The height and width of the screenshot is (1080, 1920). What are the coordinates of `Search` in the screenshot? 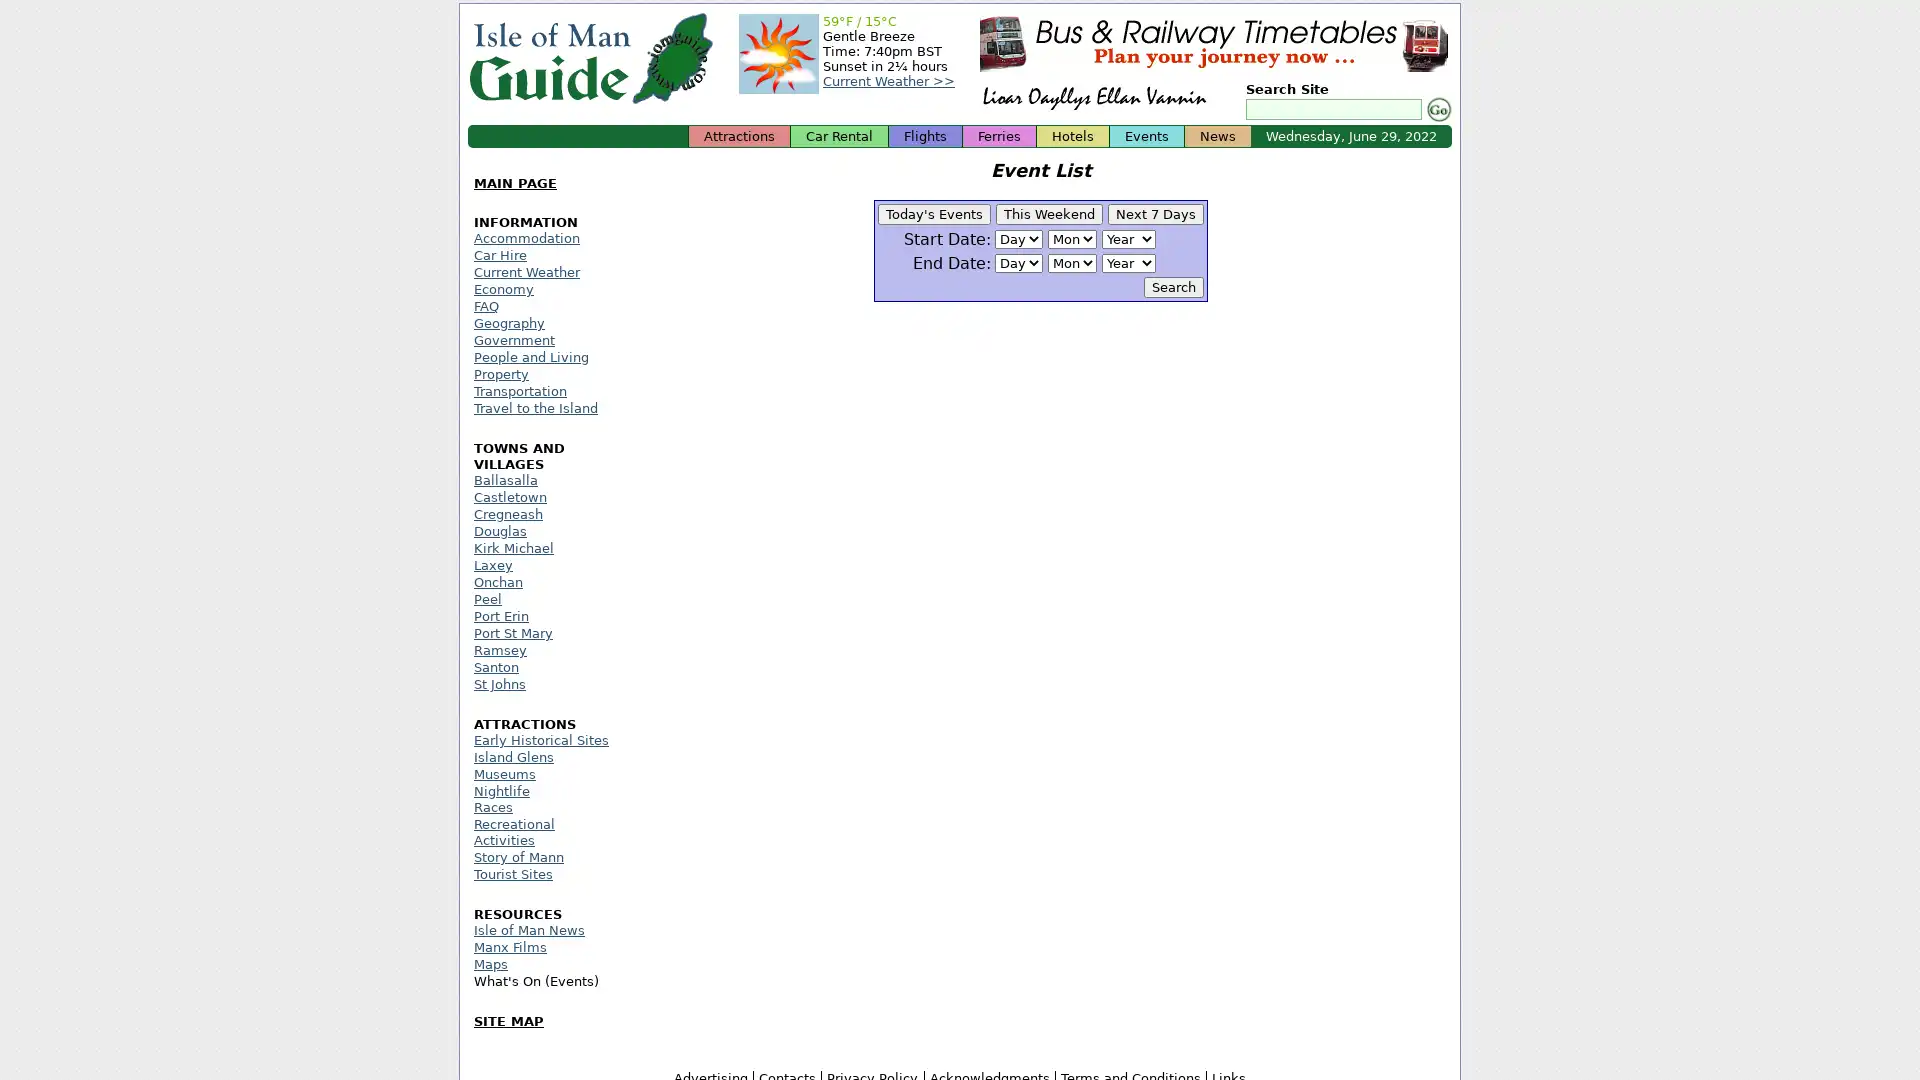 It's located at (1174, 287).